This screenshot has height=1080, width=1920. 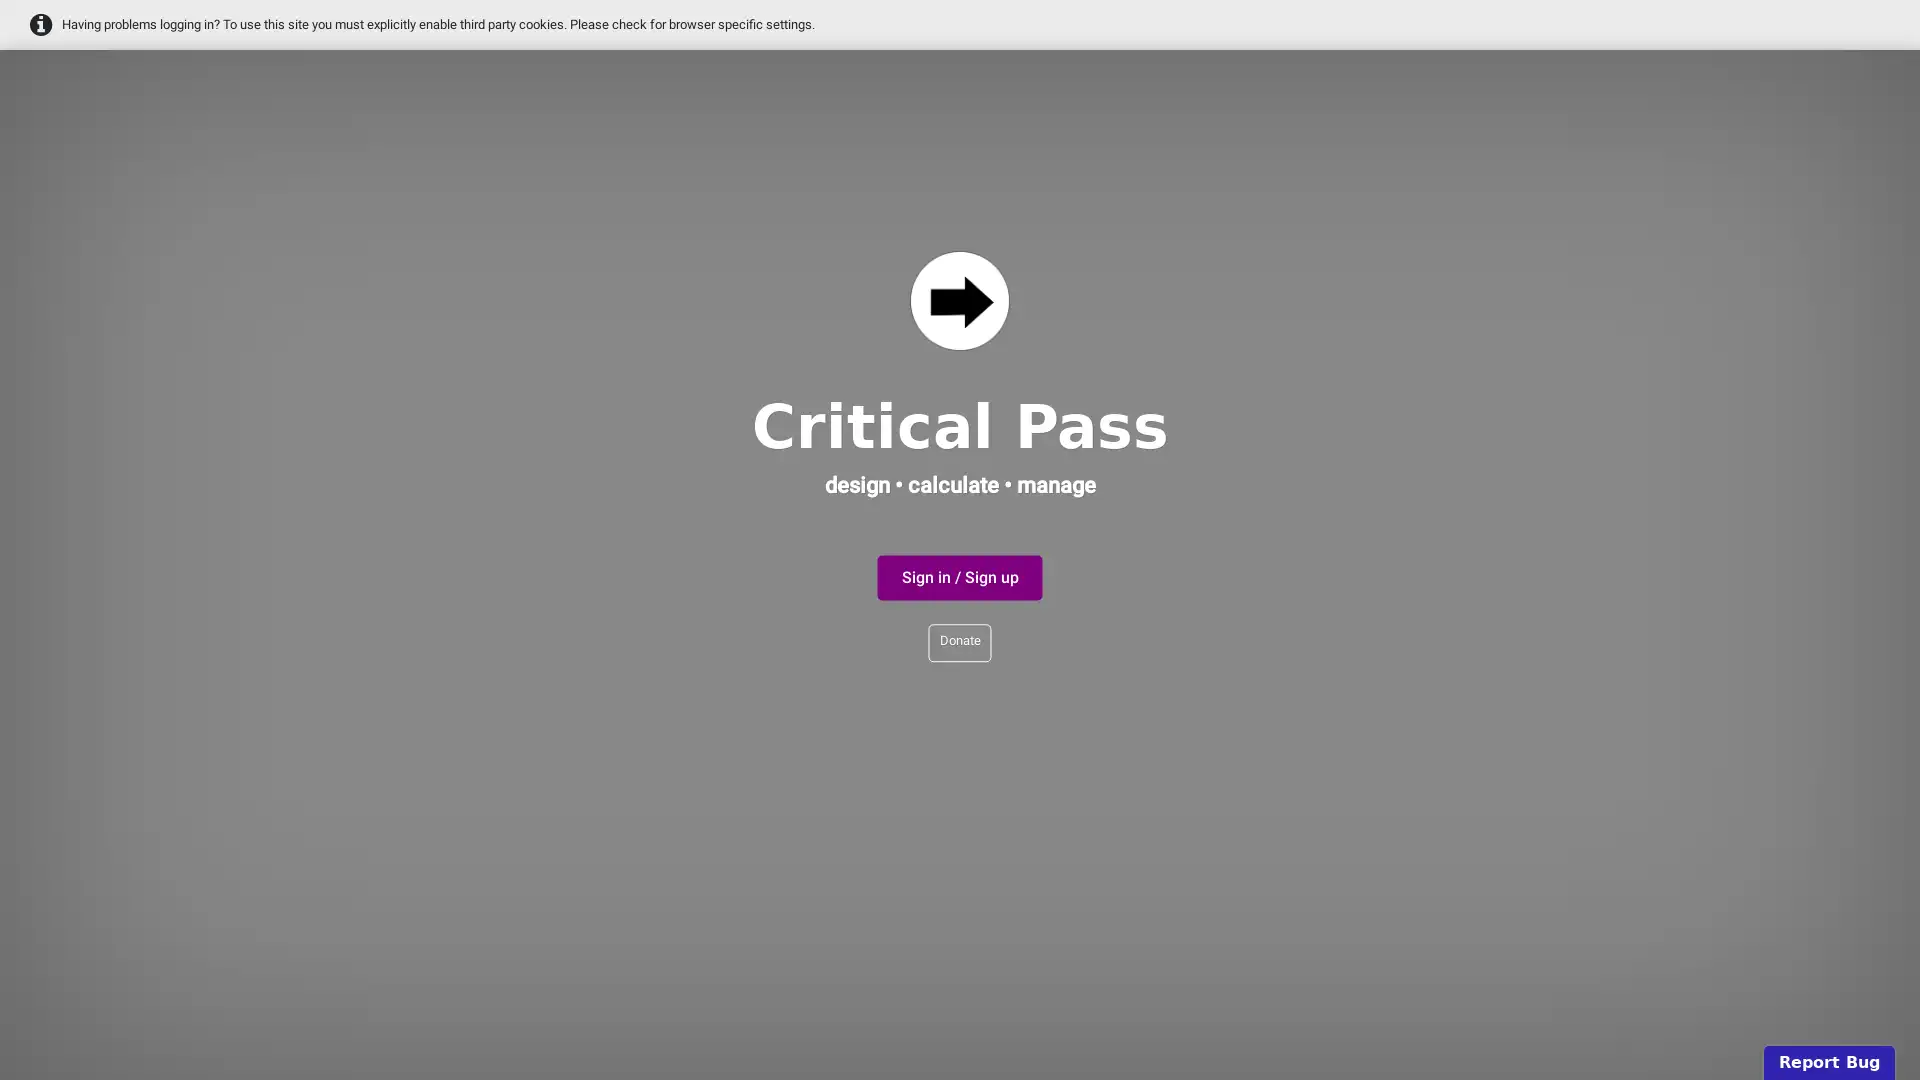 I want to click on Sign in / Sign up, so click(x=958, y=577).